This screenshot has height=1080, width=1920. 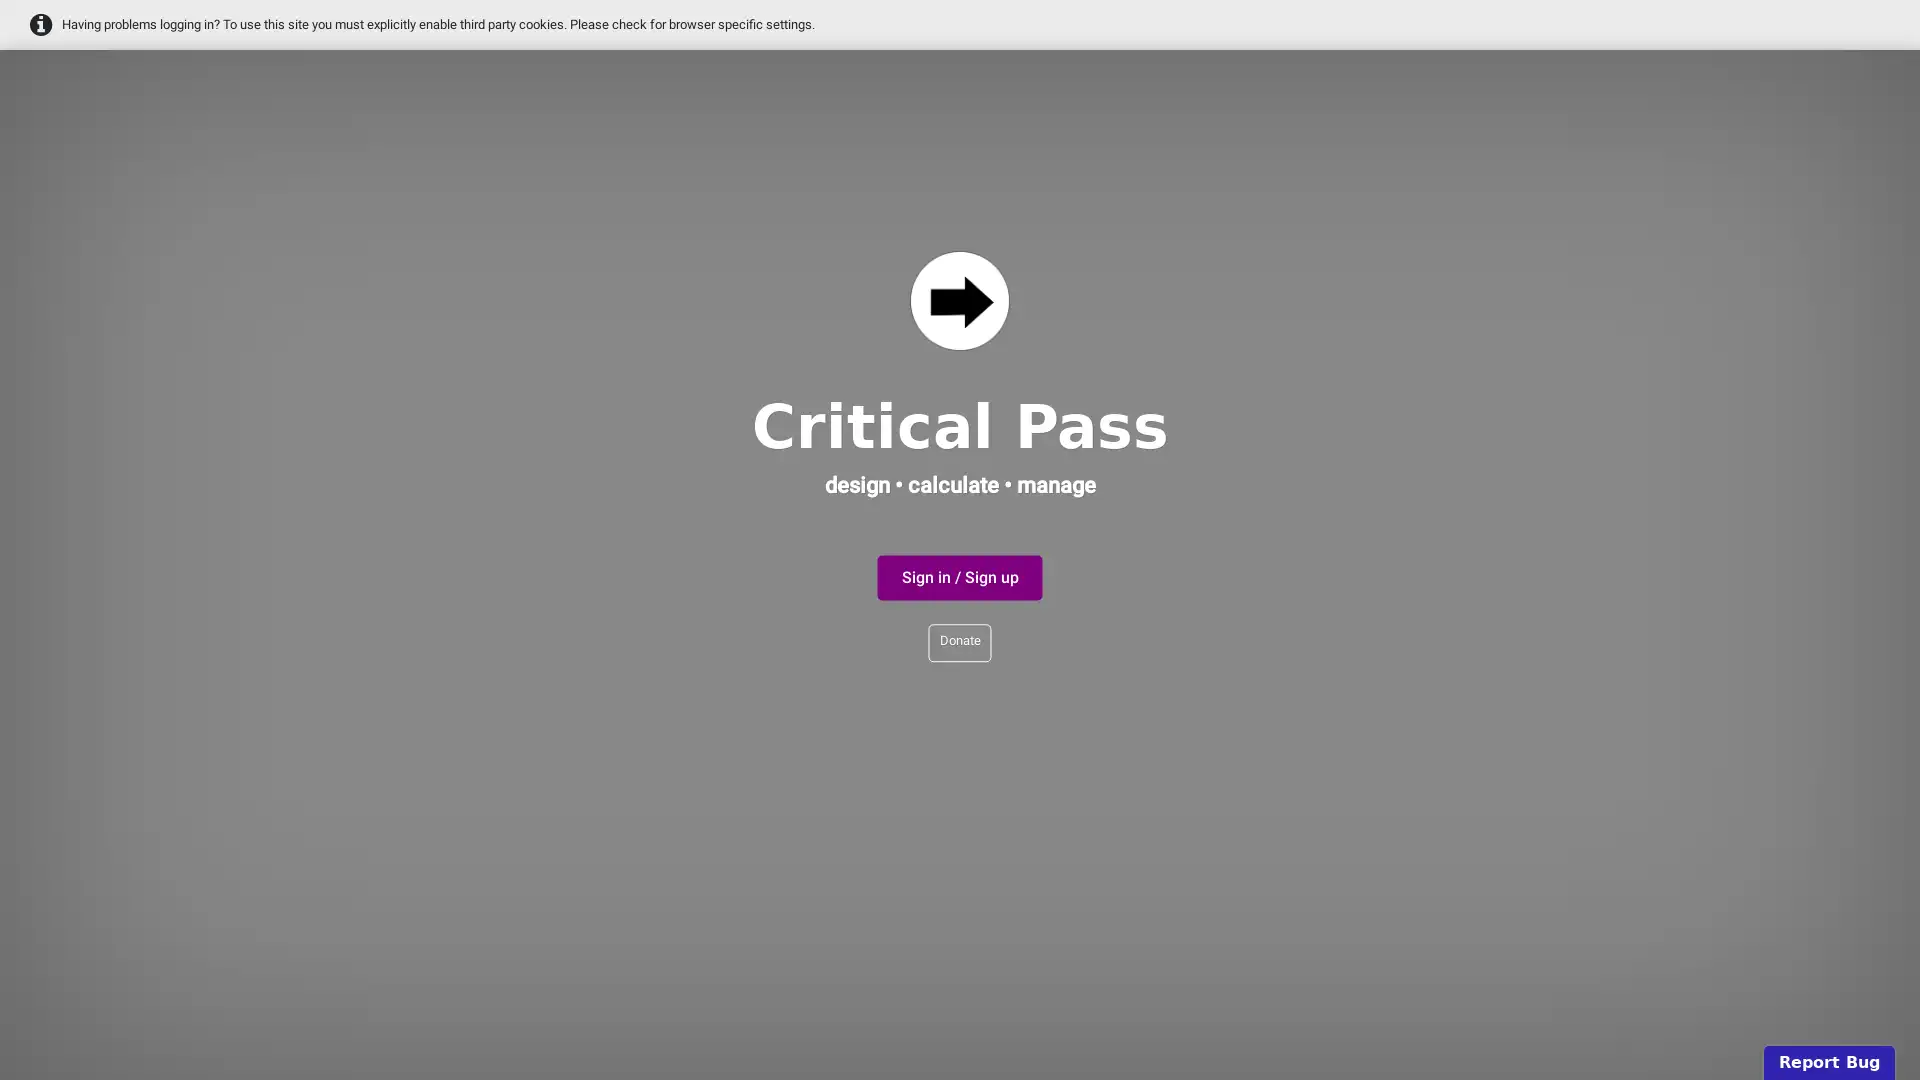 I want to click on Sign in / Sign up, so click(x=958, y=577).